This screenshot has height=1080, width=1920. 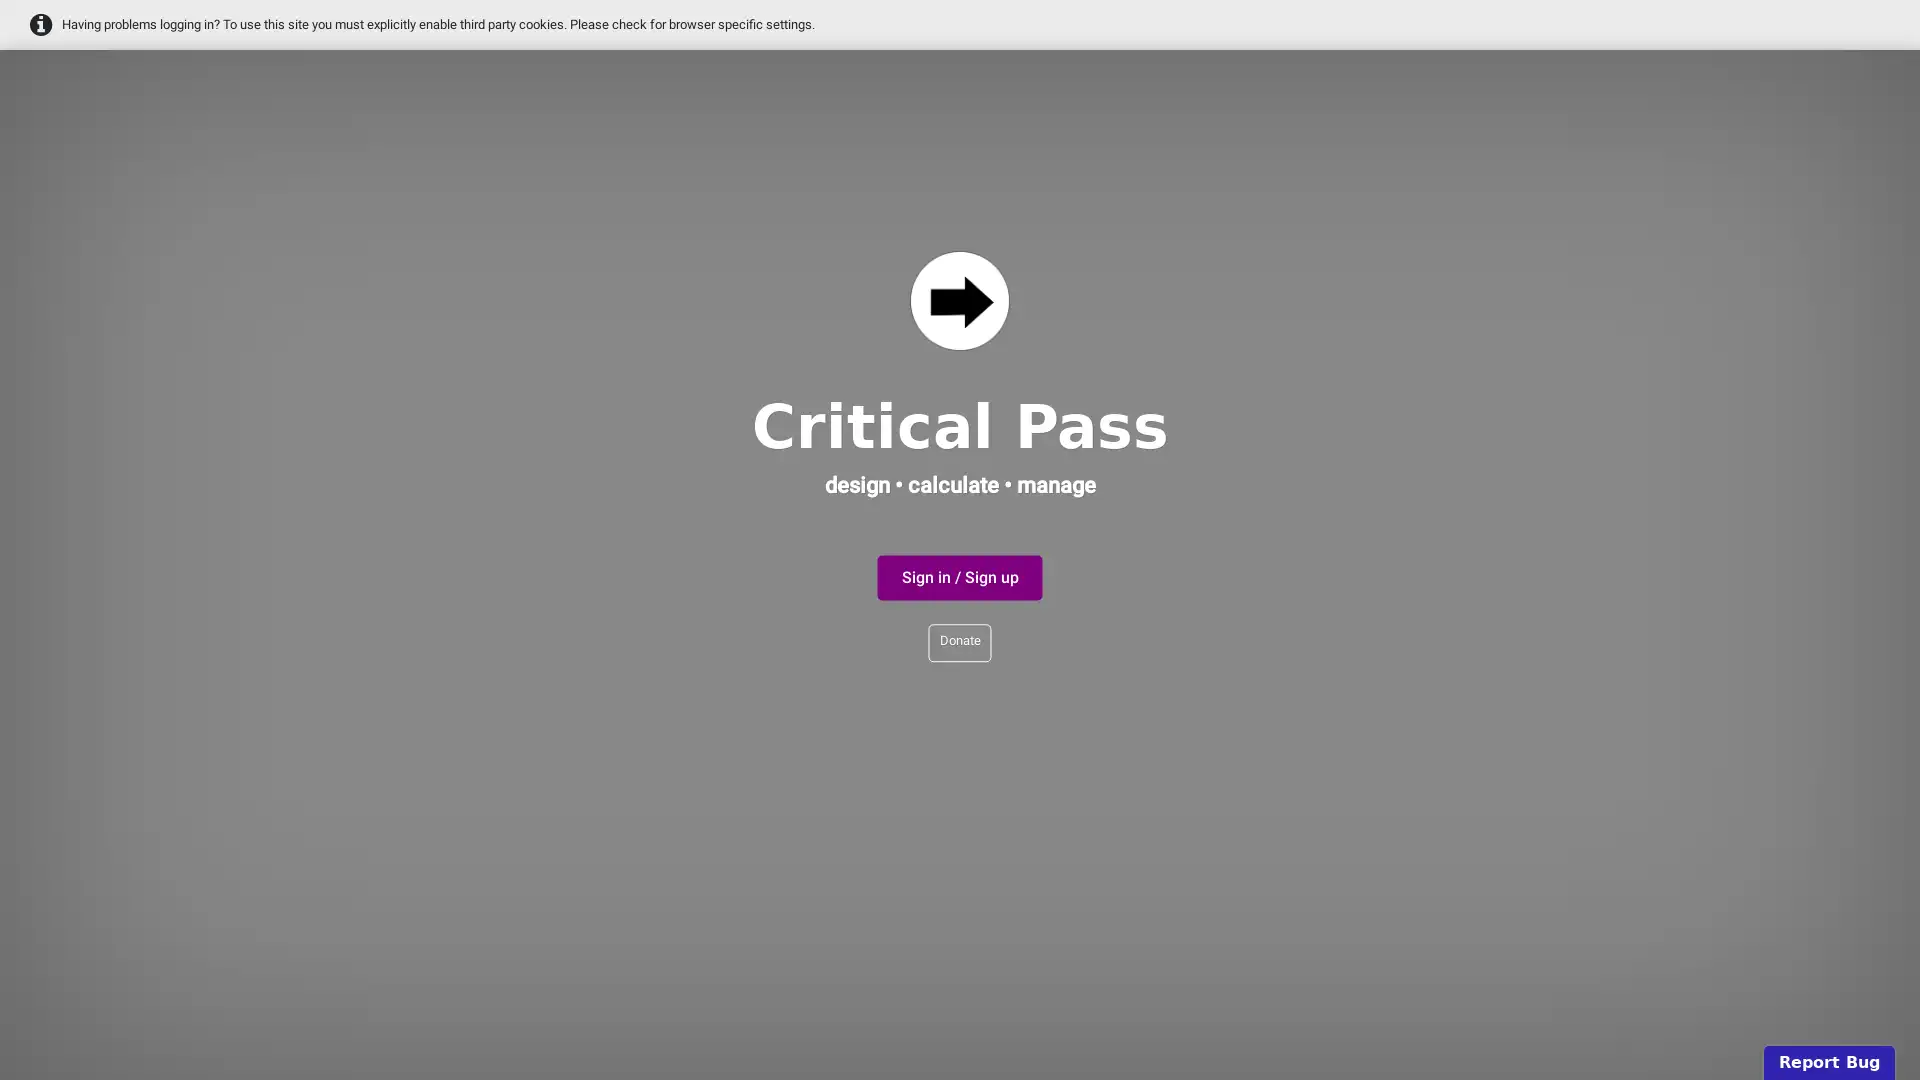 I want to click on Sign in / Sign up, so click(x=958, y=577).